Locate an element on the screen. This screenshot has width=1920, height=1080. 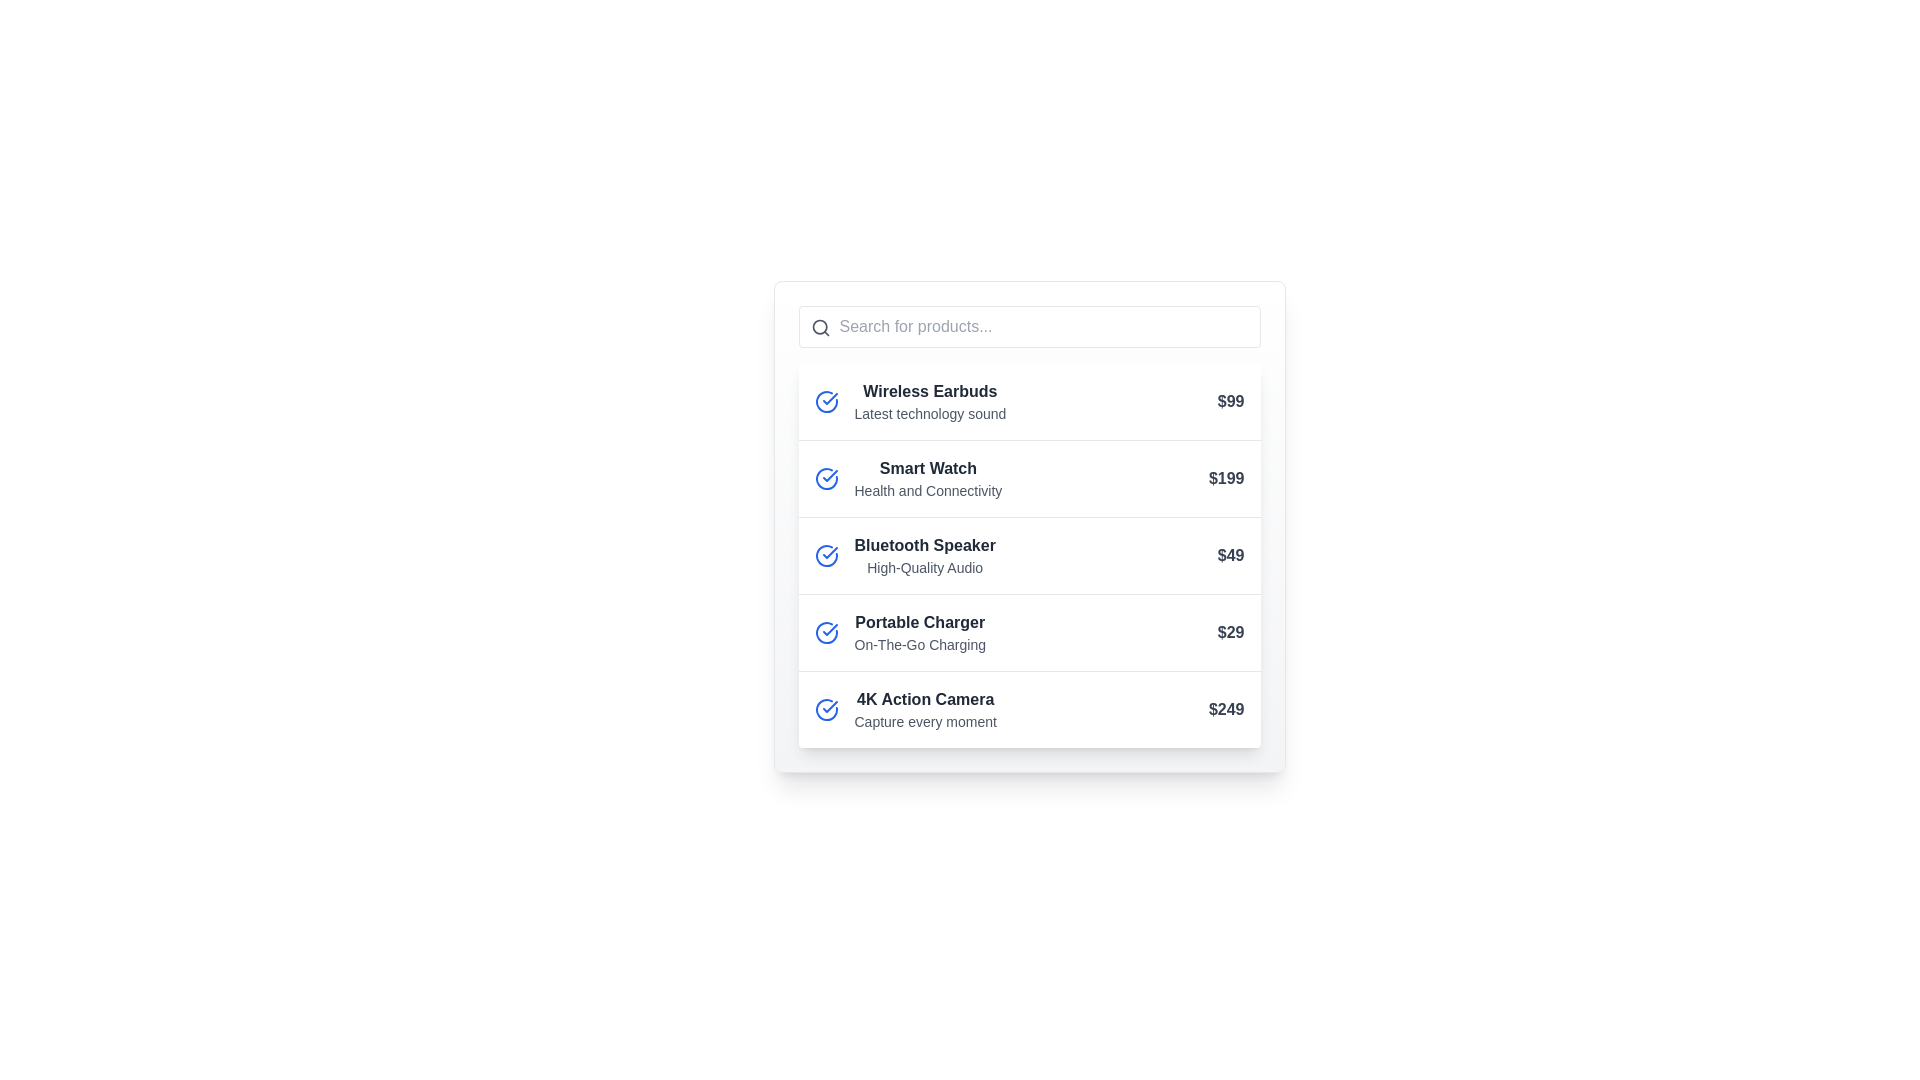
the visual indicator icon for the 'Bluetooth Speaker' located on the left side of the item, above the text 'High-Quality Audio' is located at coordinates (826, 555).